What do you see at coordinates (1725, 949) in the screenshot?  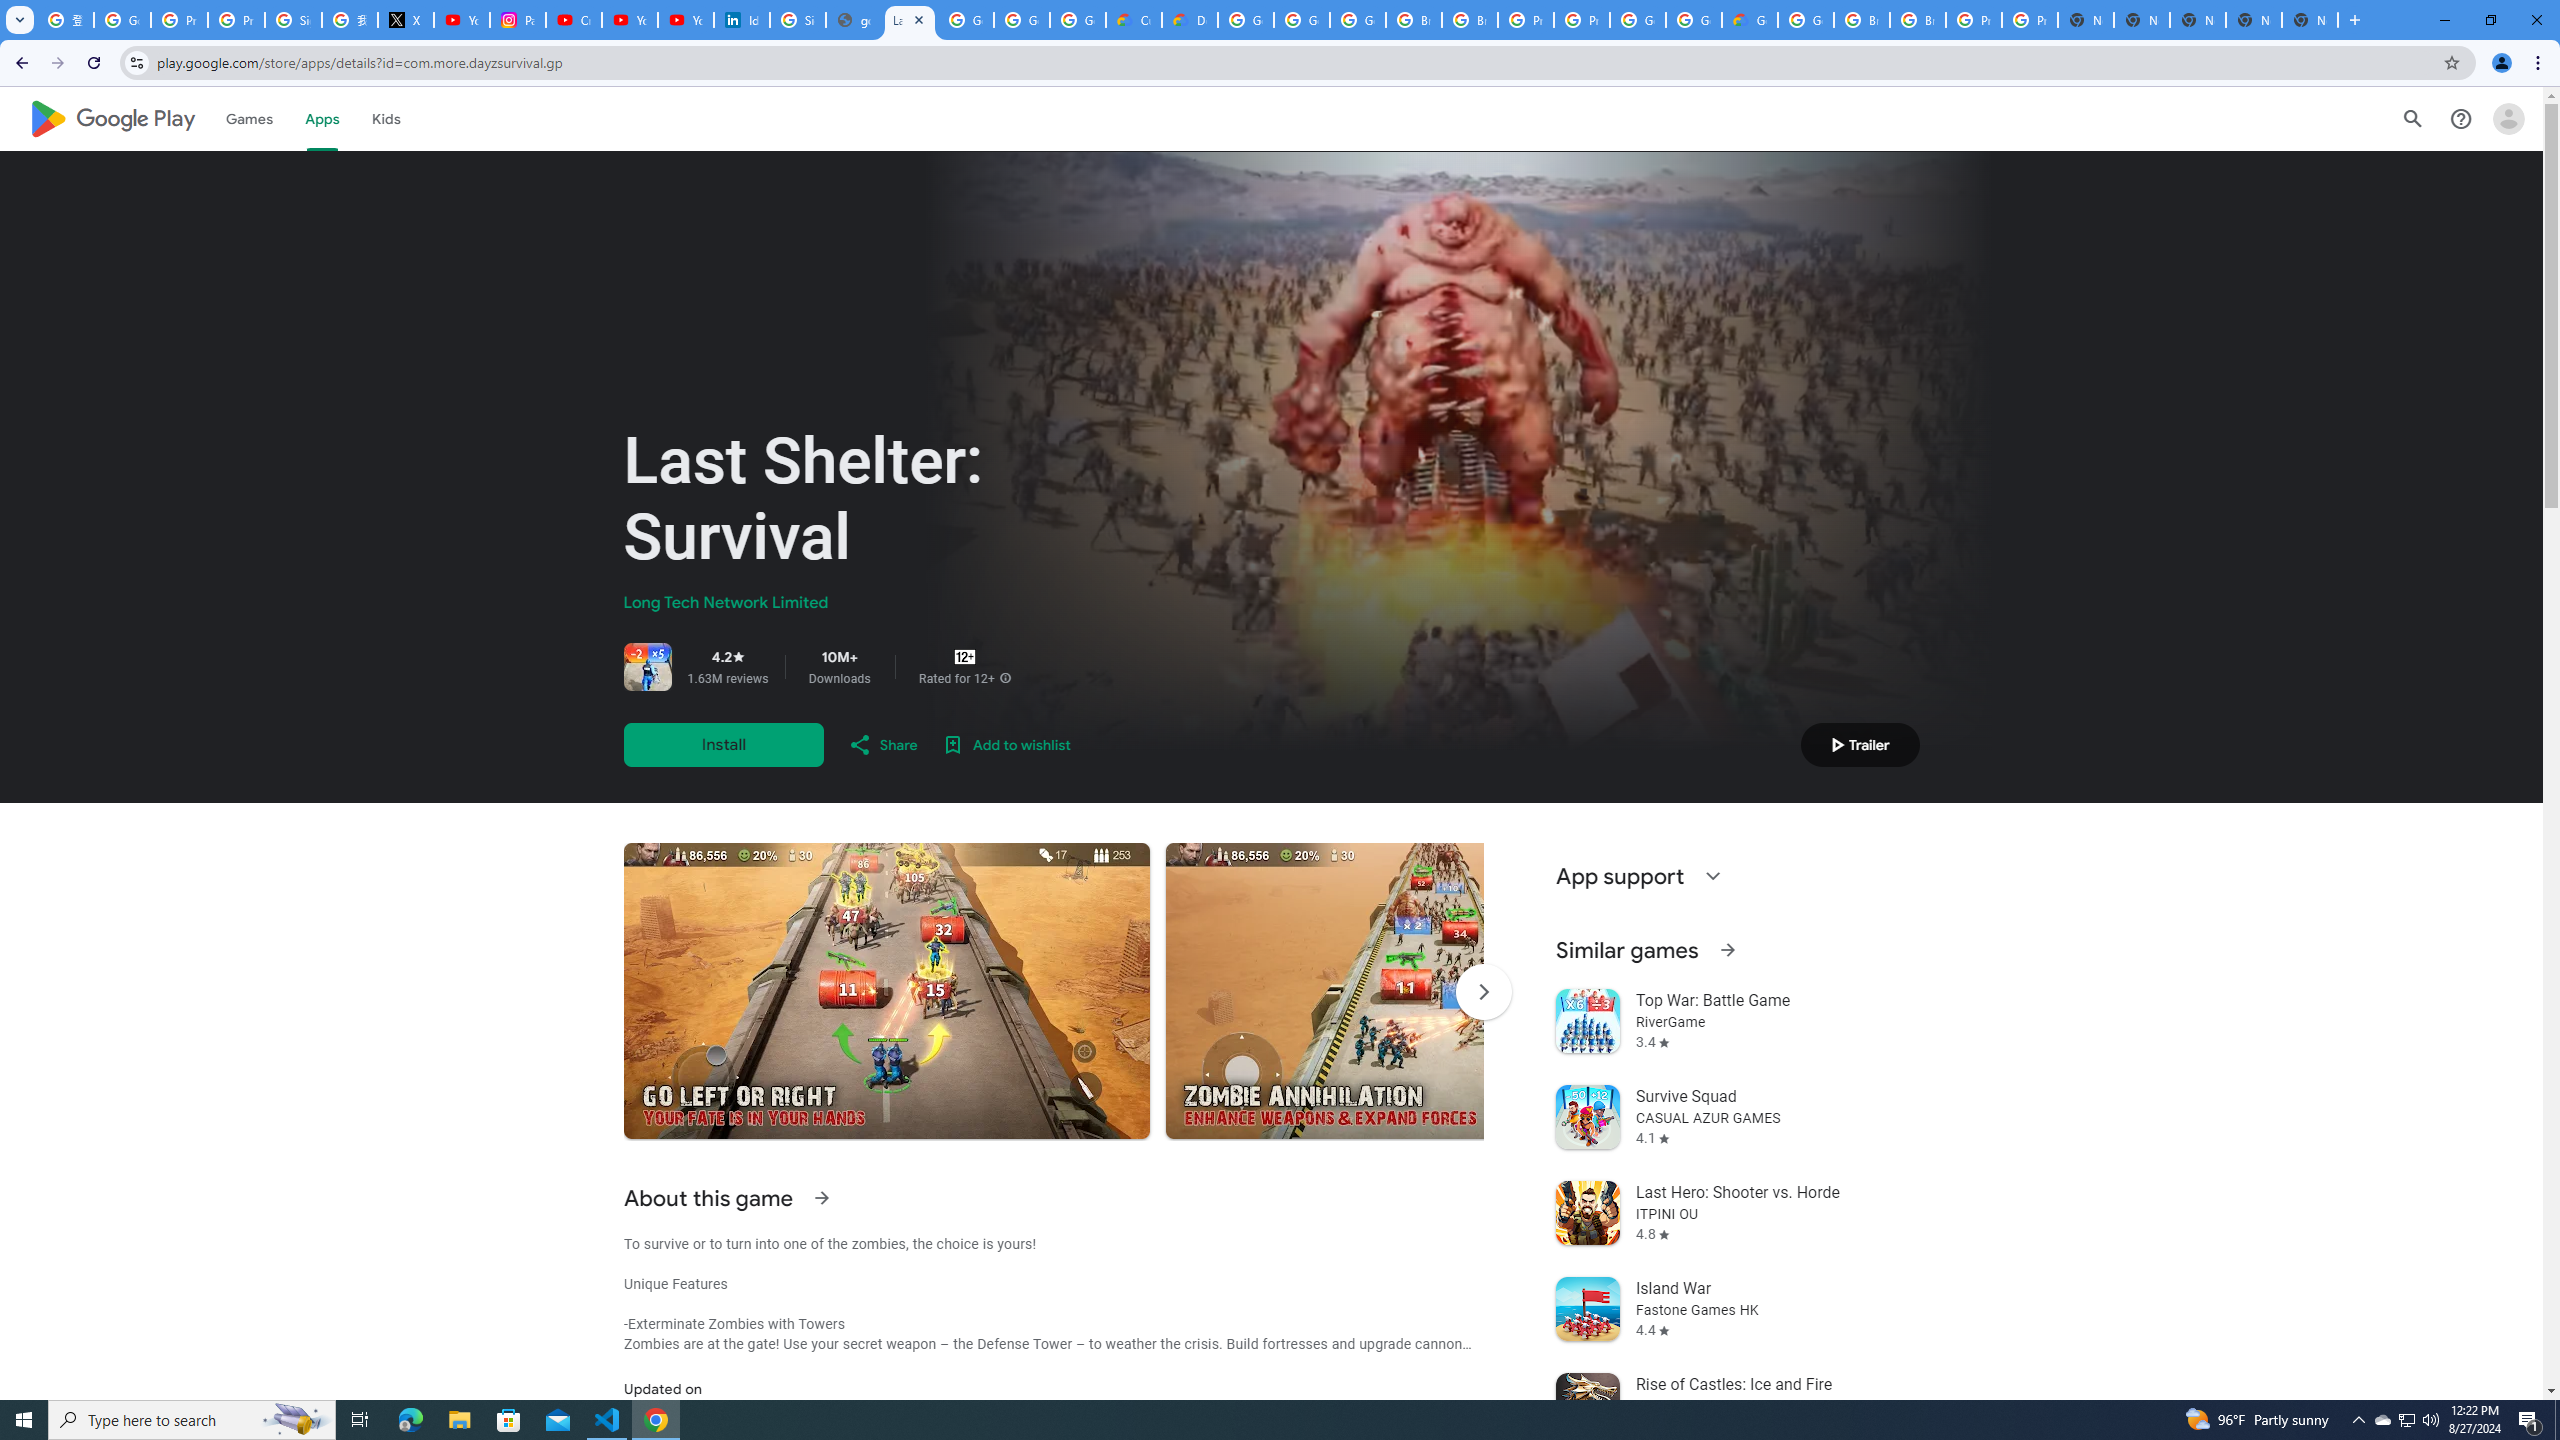 I see `'See more information on Similar games'` at bounding box center [1725, 949].